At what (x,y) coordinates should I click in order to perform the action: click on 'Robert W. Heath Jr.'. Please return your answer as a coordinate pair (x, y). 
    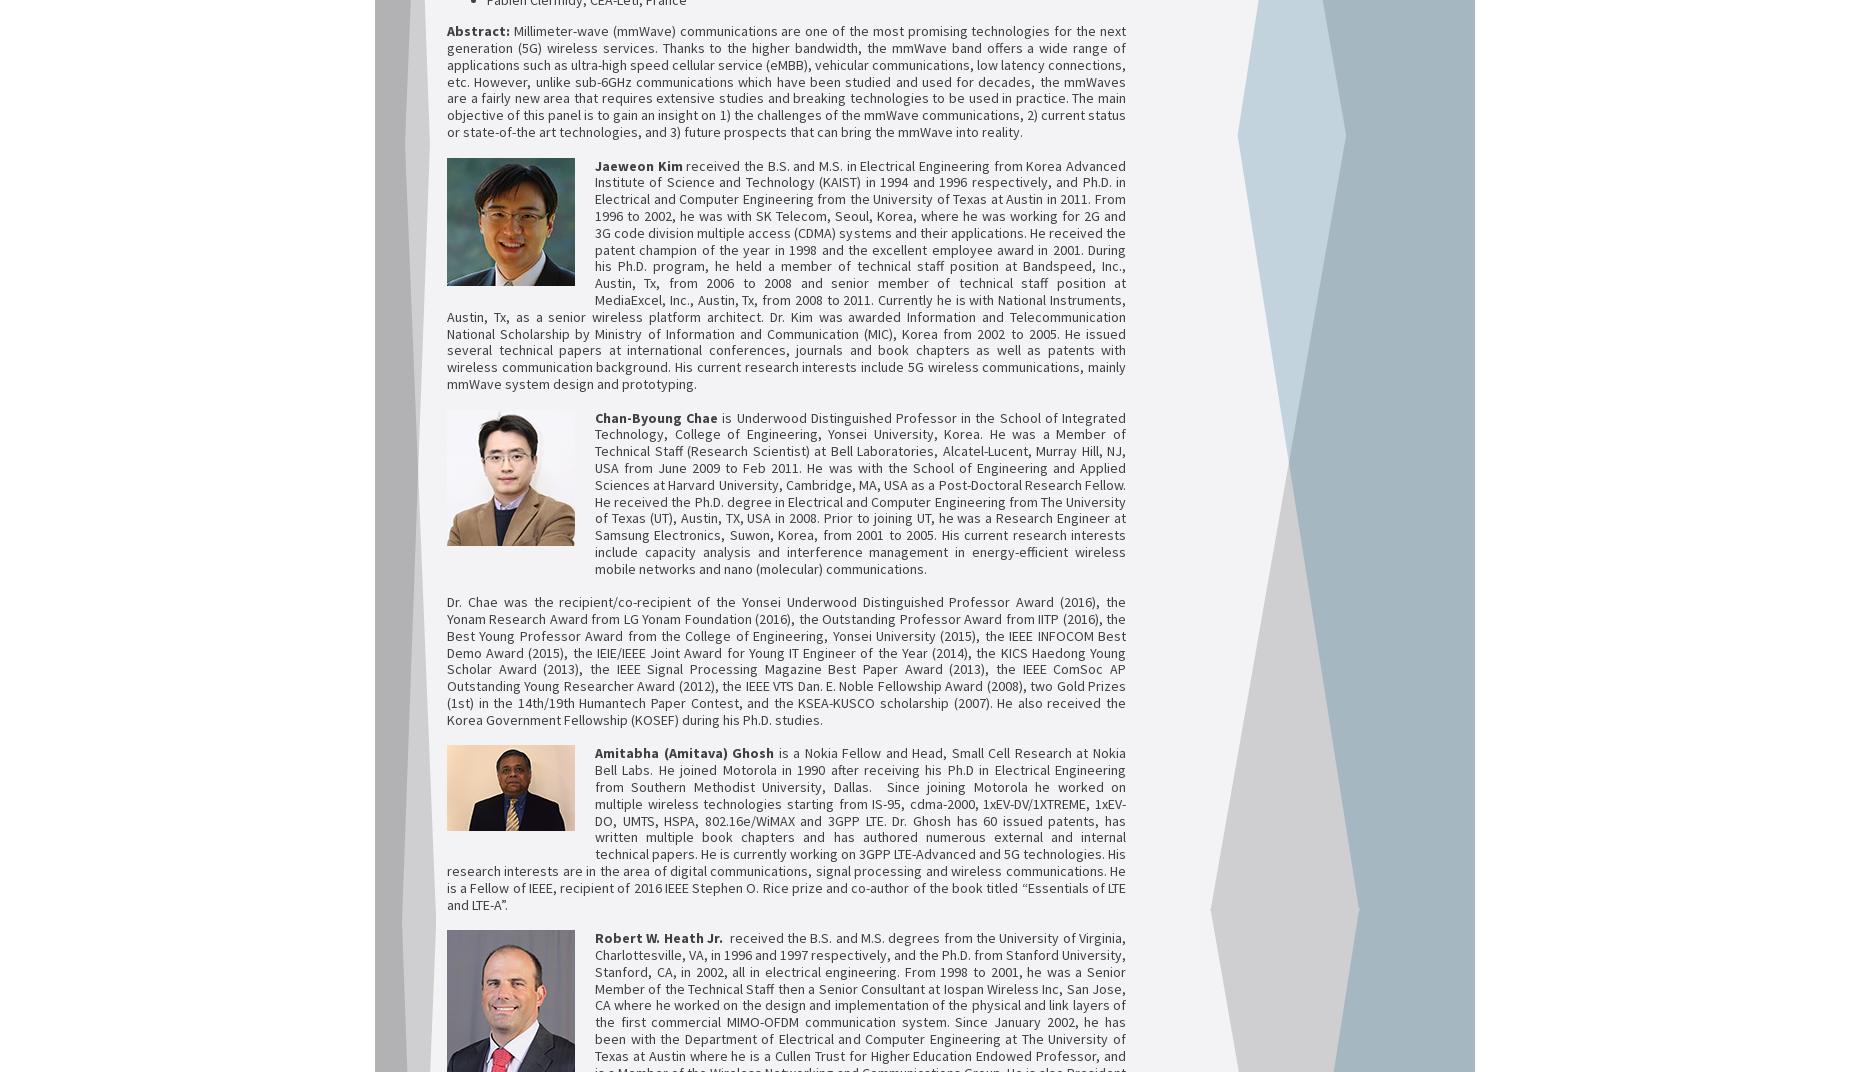
    Looking at the image, I should click on (594, 938).